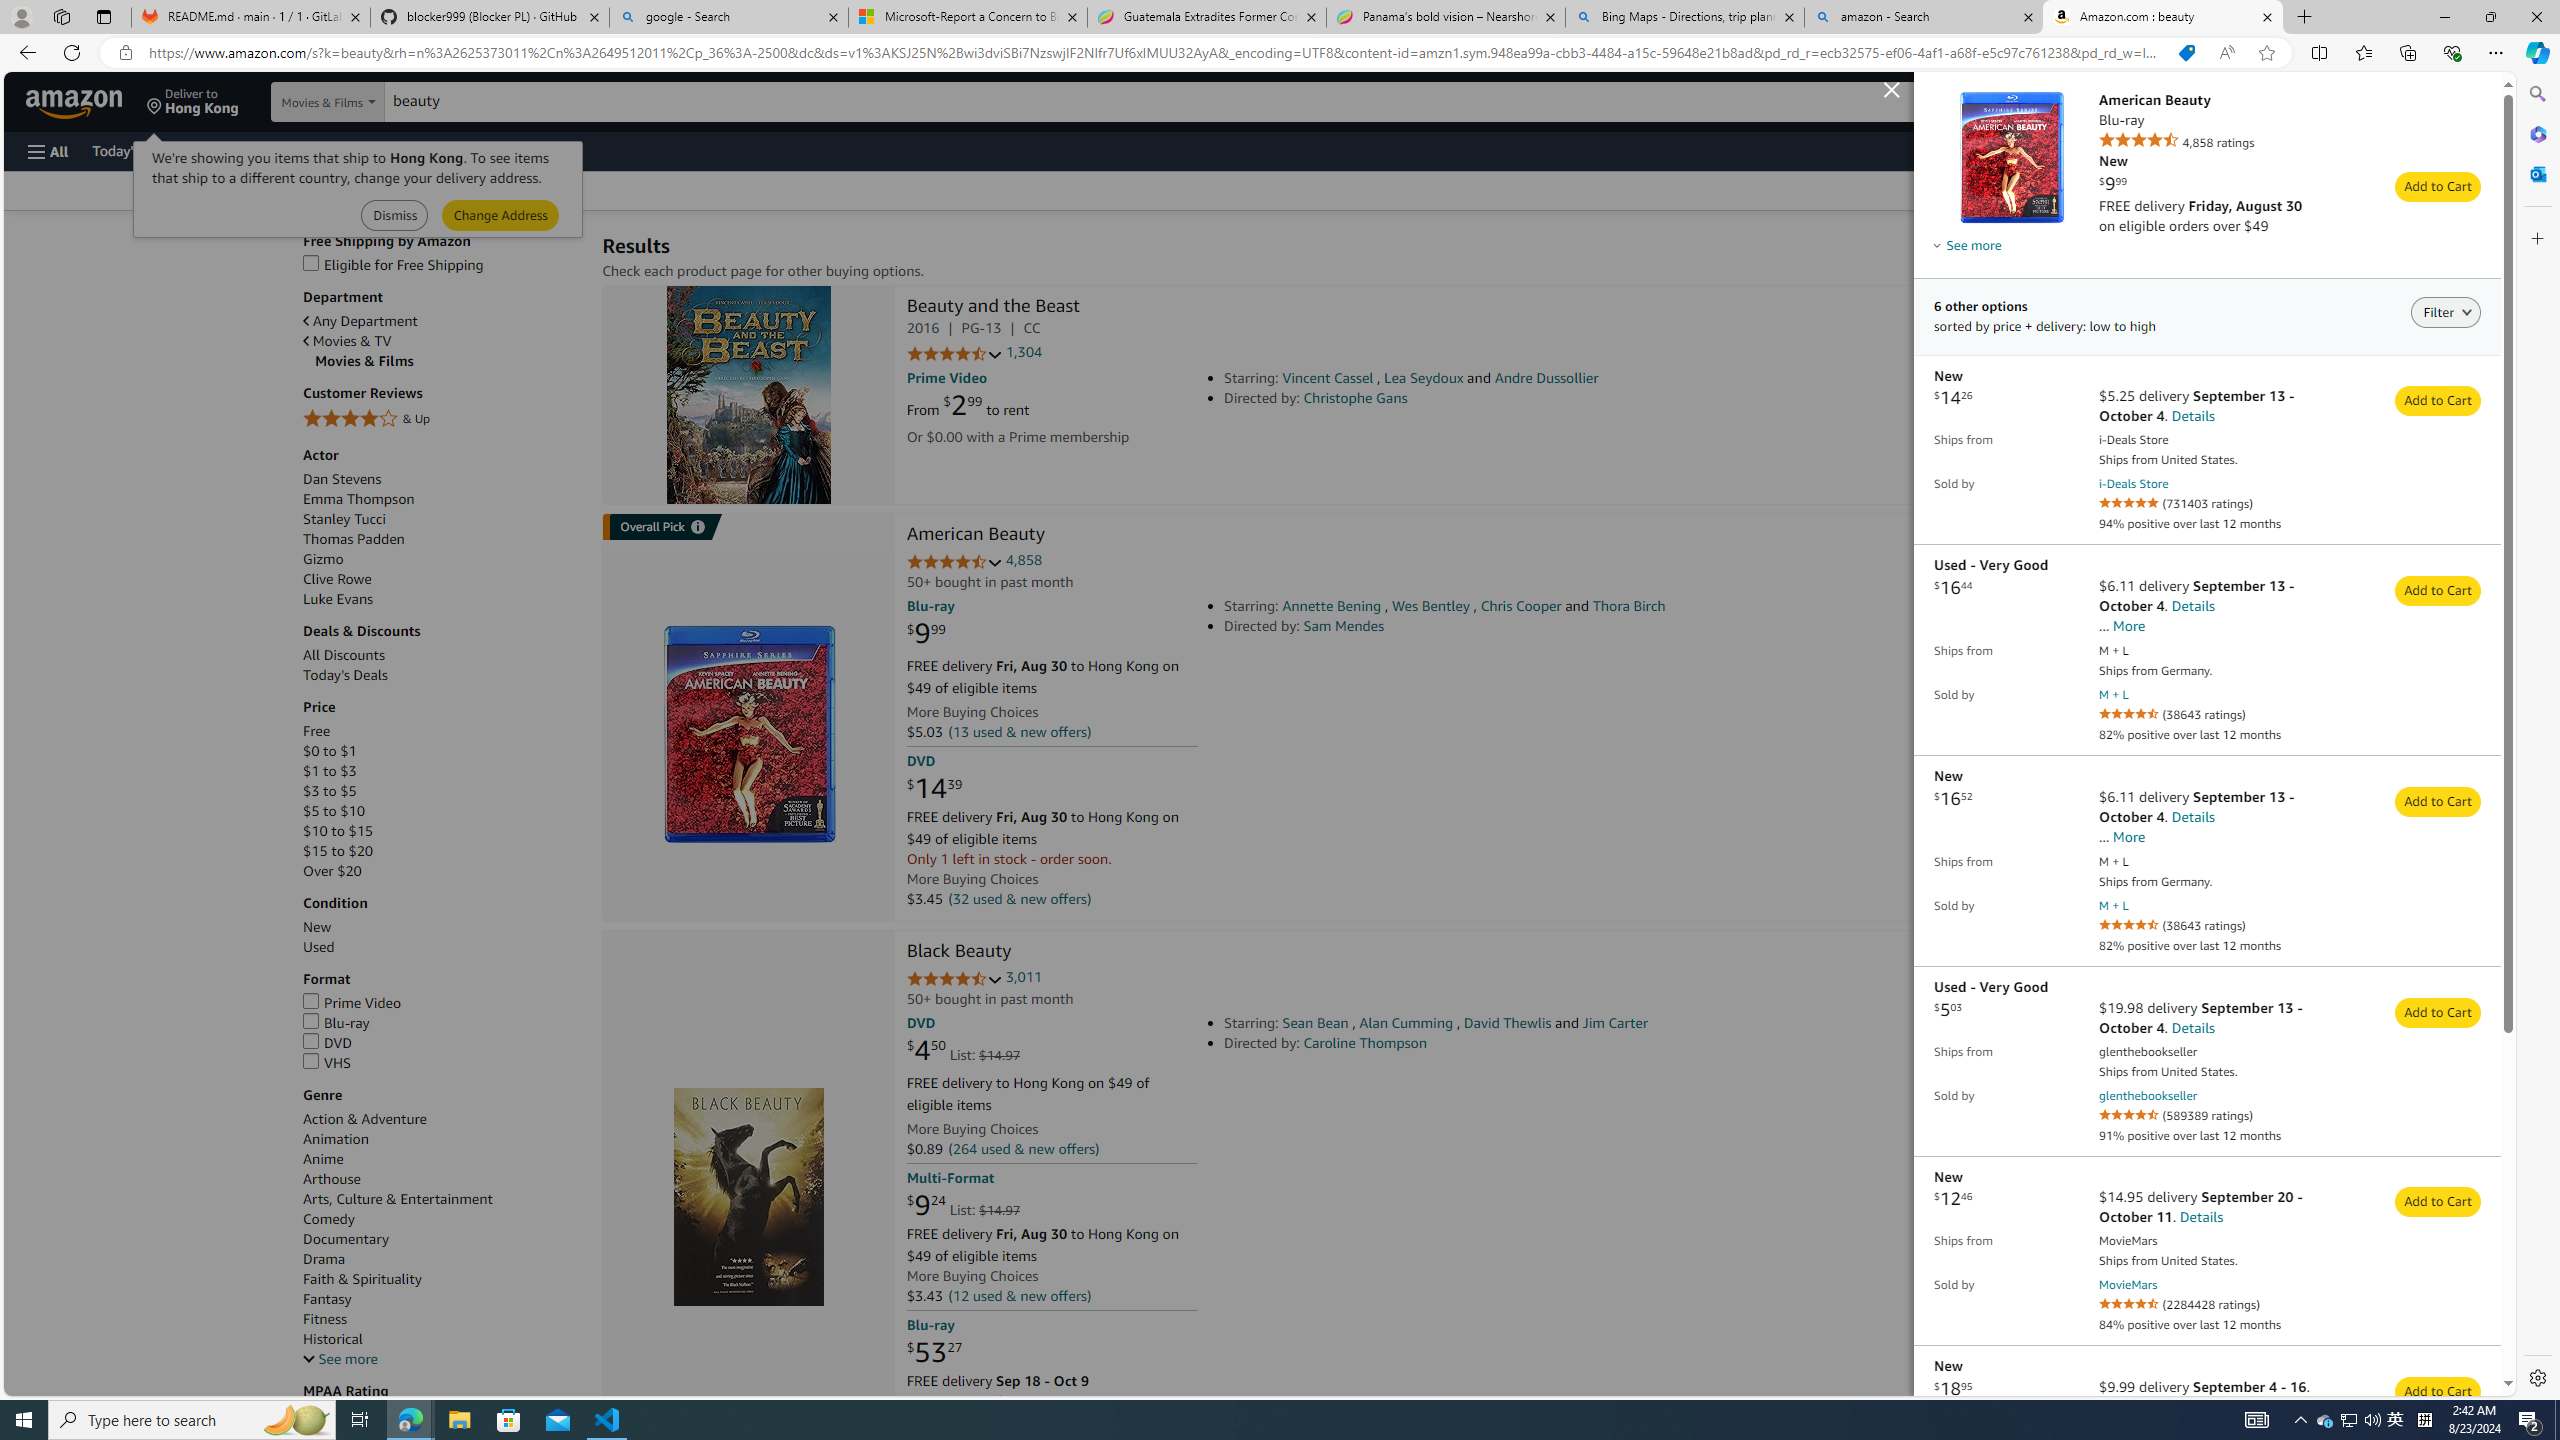 This screenshot has height=1440, width=2560. Describe the element at coordinates (192, 100) in the screenshot. I see `'Deliver to Hong Kong'` at that location.